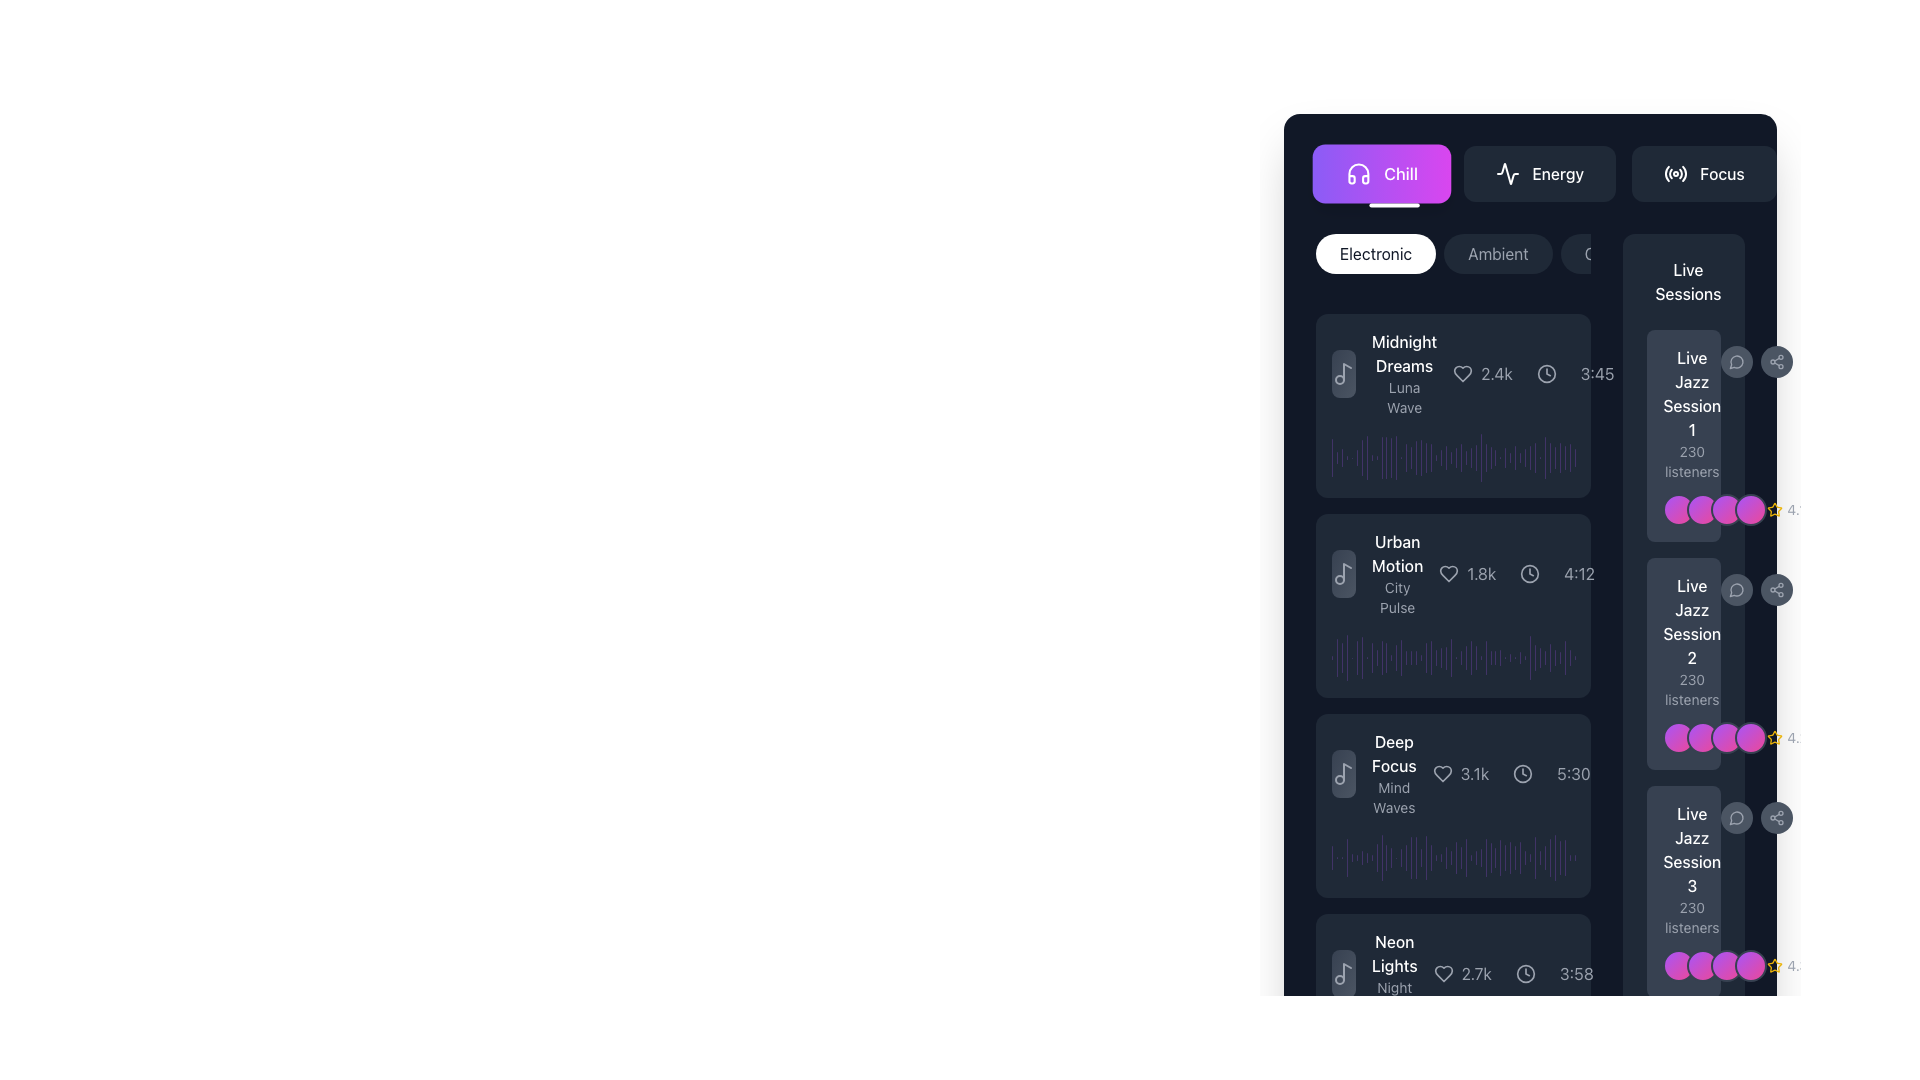 The height and width of the screenshot is (1080, 1920). I want to click on the first vertical Waveform Bar Segment representing the audio waveform for the track 'Deep Focus', so click(1332, 856).